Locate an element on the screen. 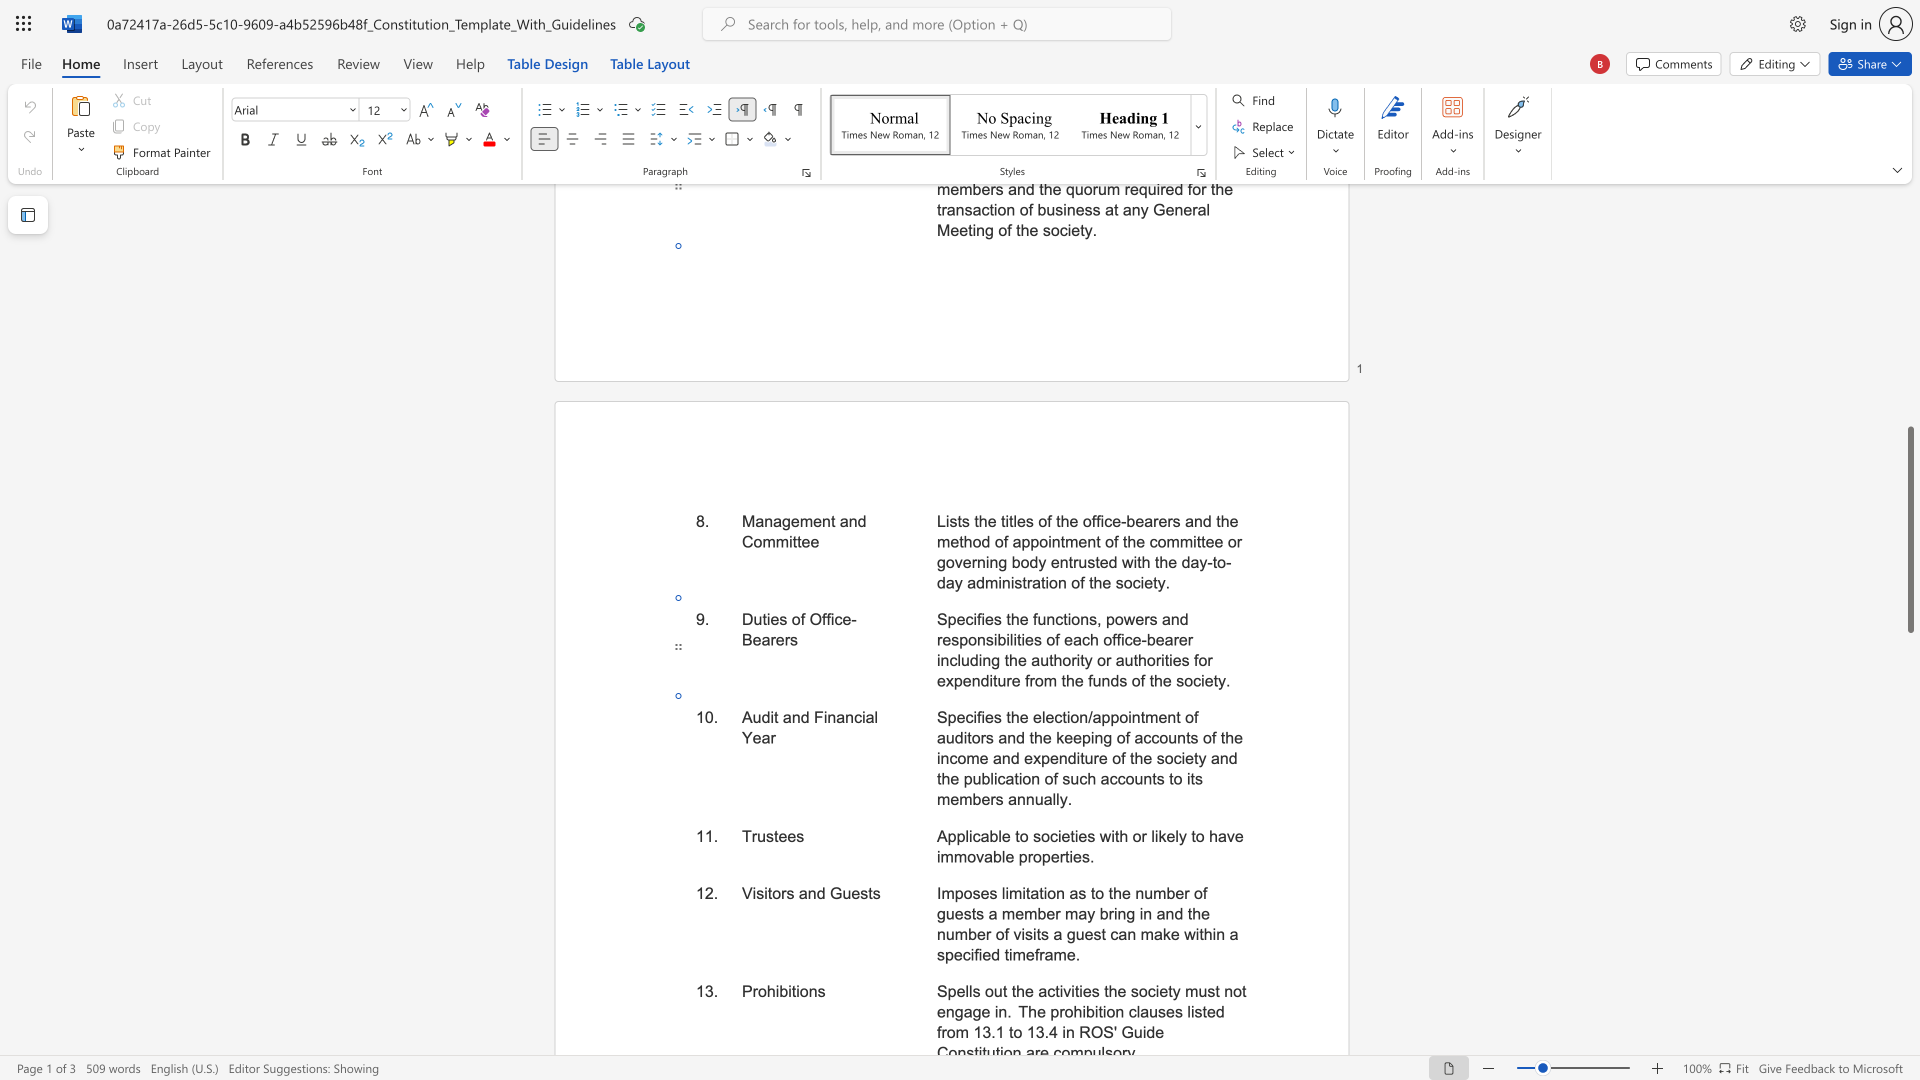 The width and height of the screenshot is (1920, 1080). the 1th character "." in the text is located at coordinates (1069, 798).